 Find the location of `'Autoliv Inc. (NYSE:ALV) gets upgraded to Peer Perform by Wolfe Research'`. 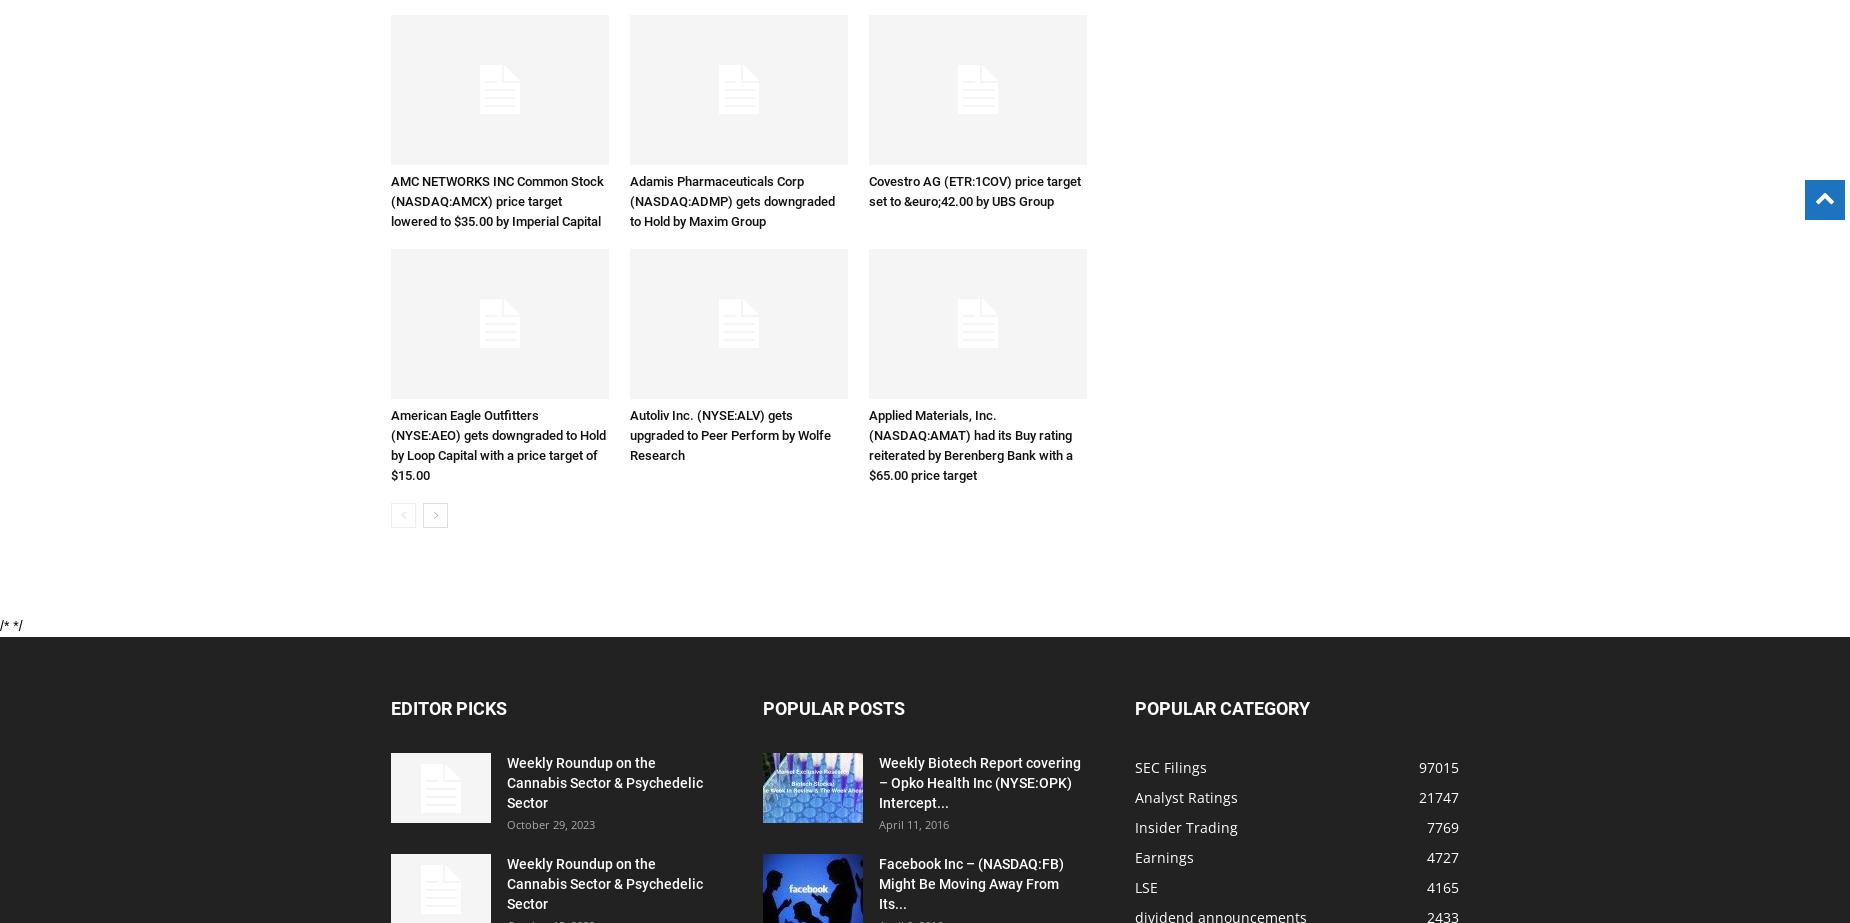

'Autoliv Inc. (NYSE:ALV) gets upgraded to Peer Perform by Wolfe Research' is located at coordinates (730, 435).